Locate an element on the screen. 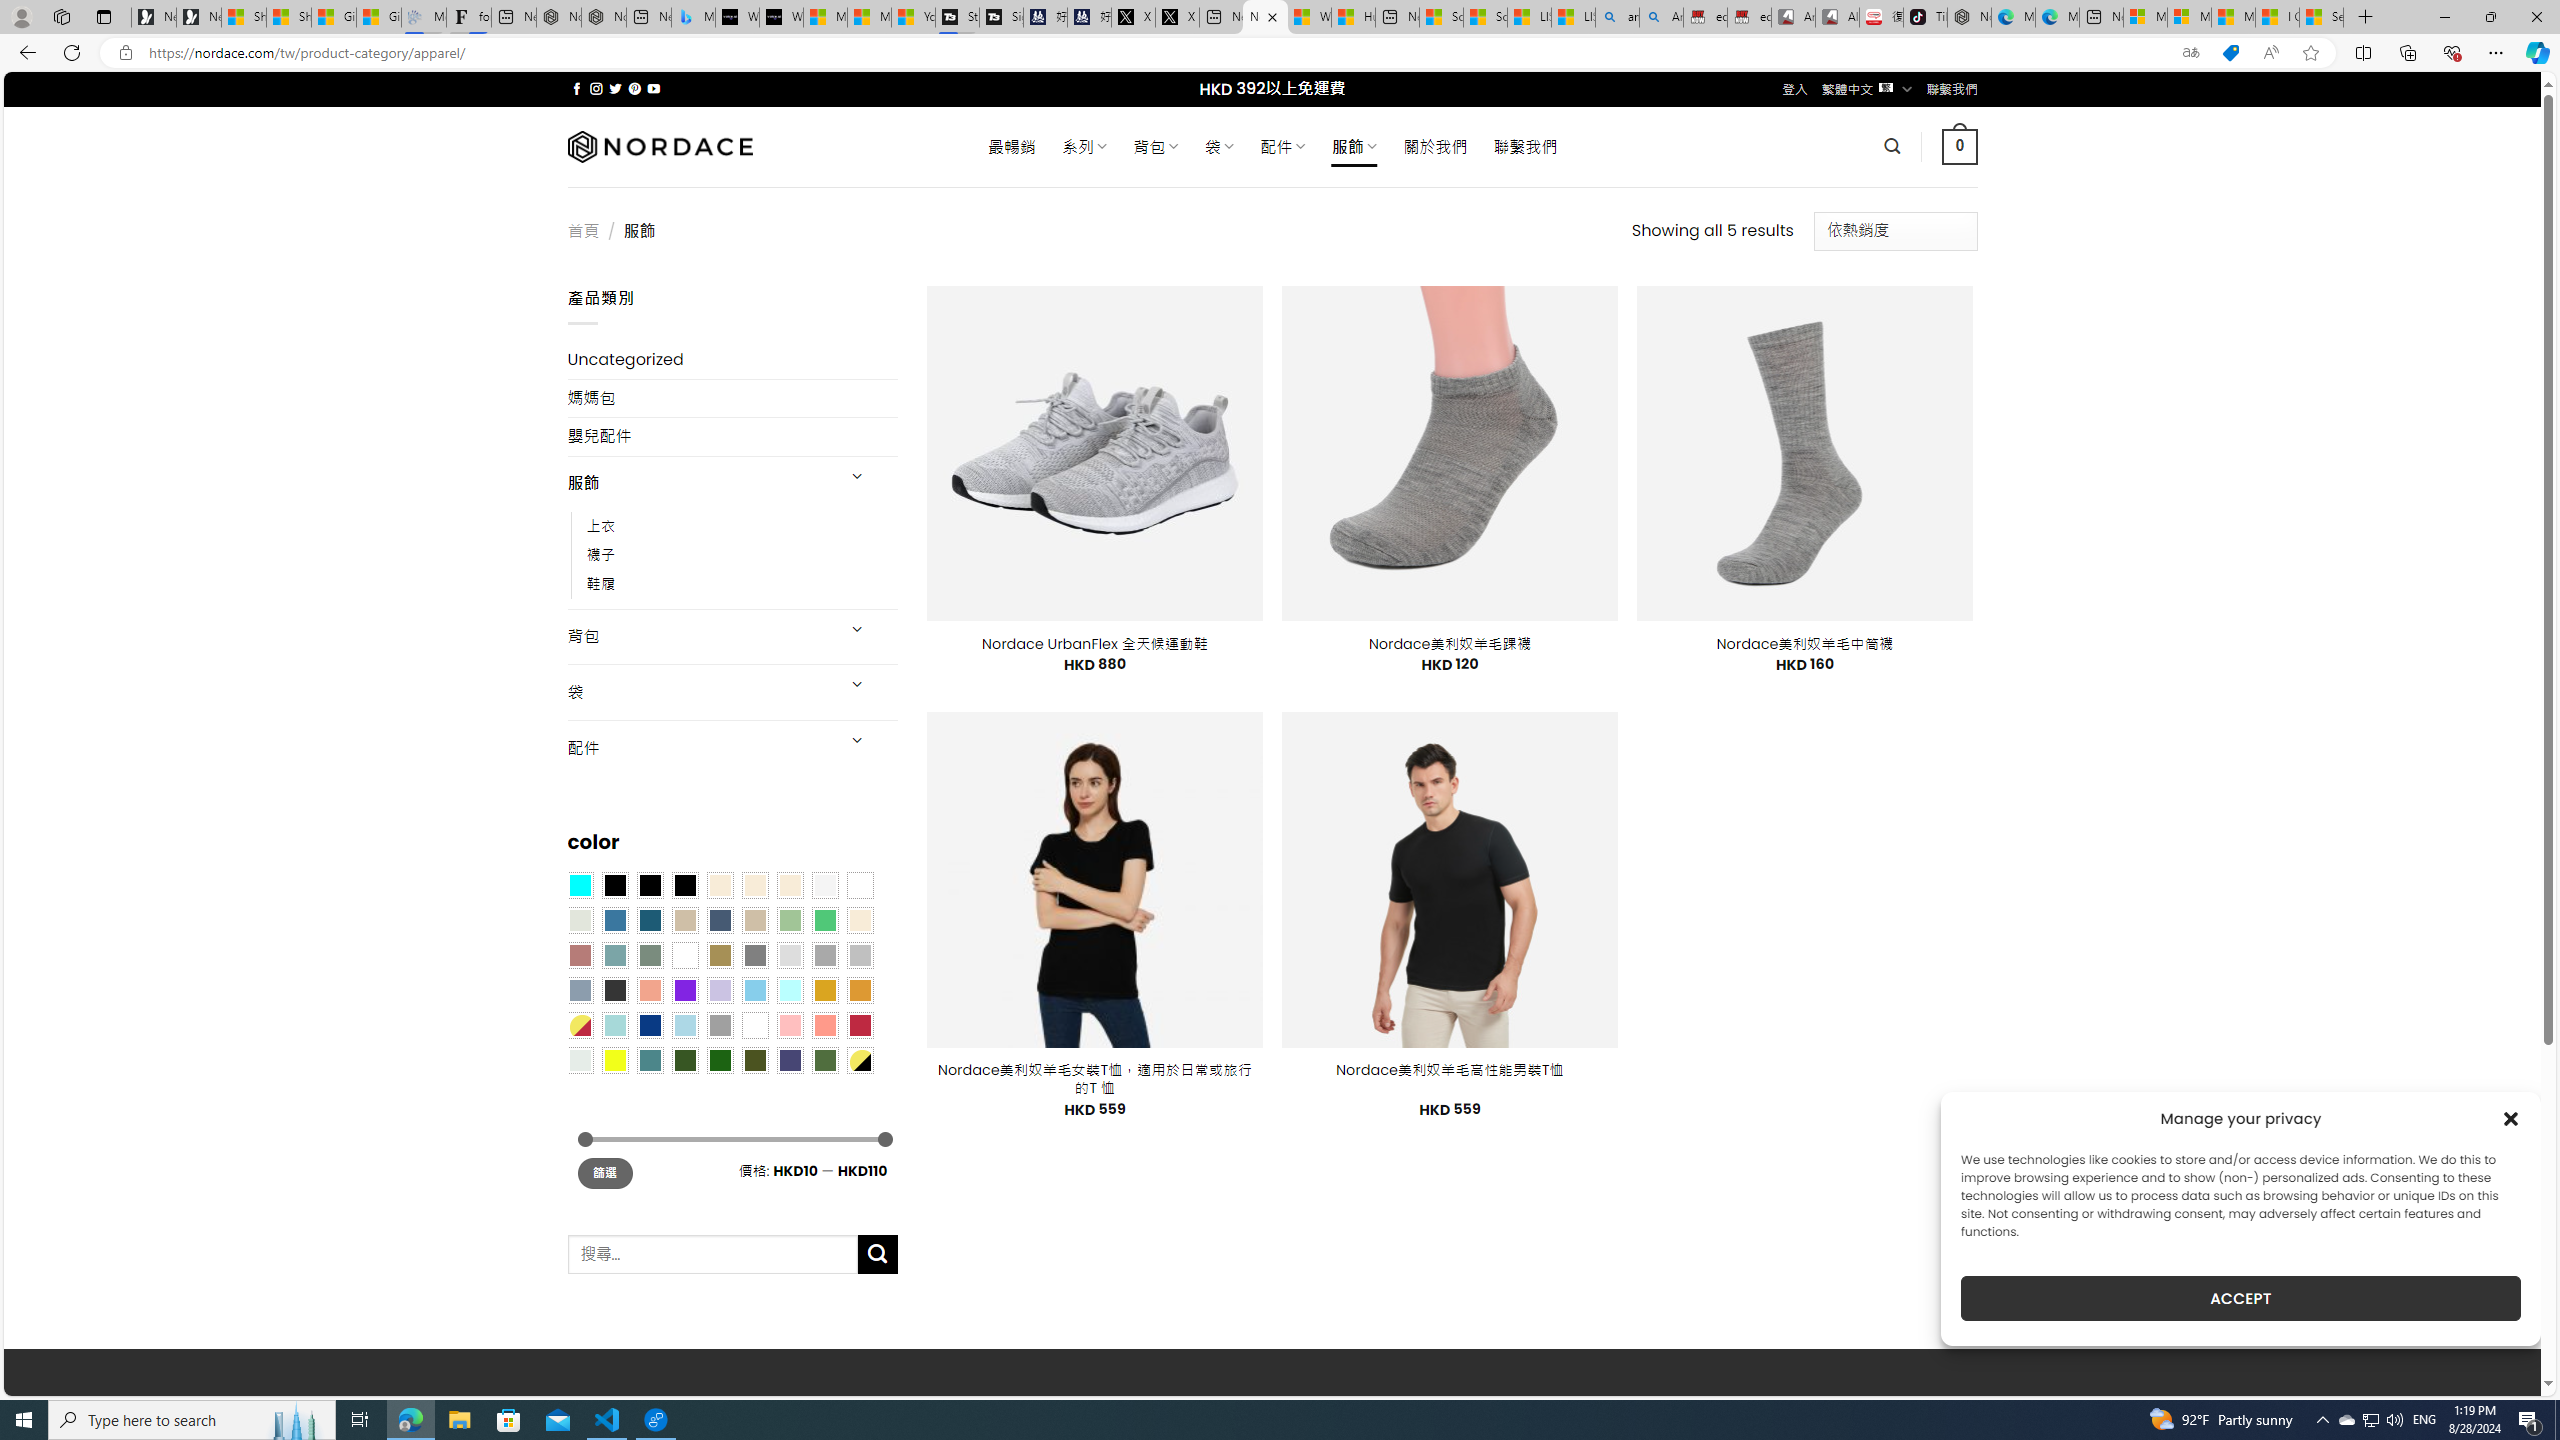  'I Gained 20 Pounds of Muscle in 30 Days! | Watch' is located at coordinates (2278, 16).